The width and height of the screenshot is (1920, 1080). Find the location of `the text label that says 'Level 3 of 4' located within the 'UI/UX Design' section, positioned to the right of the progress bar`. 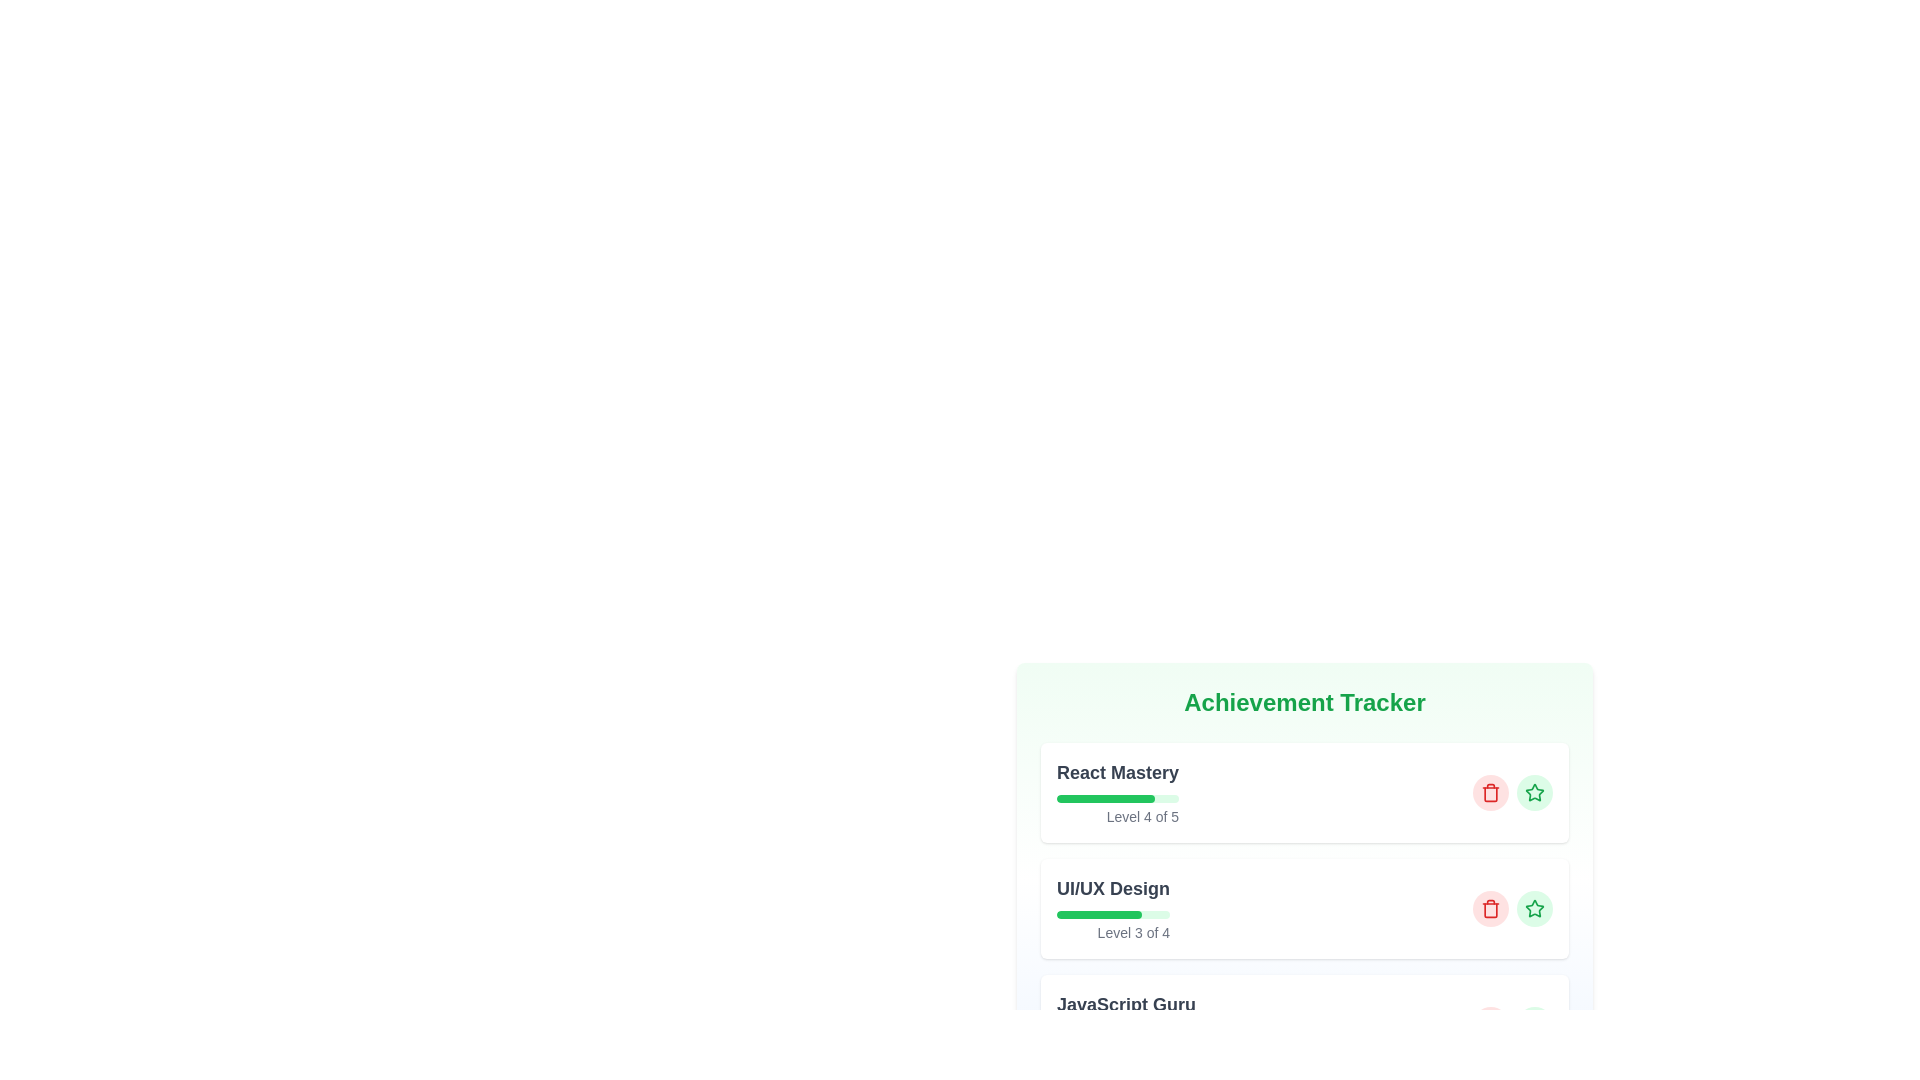

the text label that says 'Level 3 of 4' located within the 'UI/UX Design' section, positioned to the right of the progress bar is located at coordinates (1112, 933).